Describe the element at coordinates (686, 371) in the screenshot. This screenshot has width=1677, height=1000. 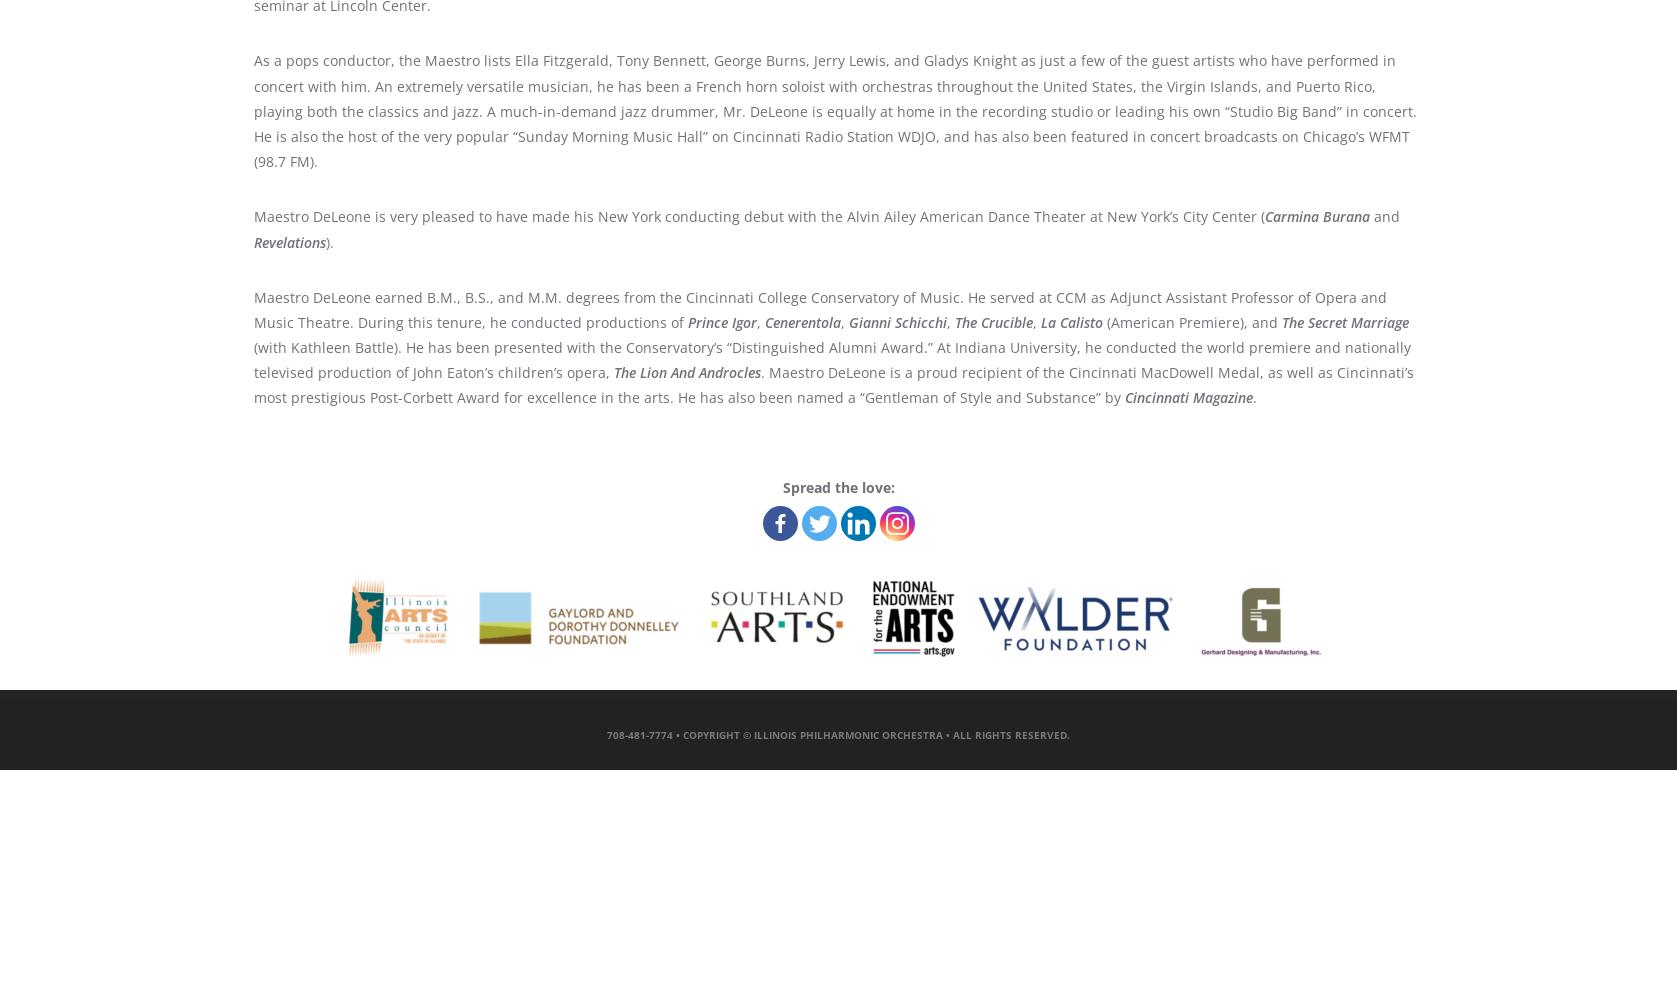
I see `'The Lion And Androcles'` at that location.